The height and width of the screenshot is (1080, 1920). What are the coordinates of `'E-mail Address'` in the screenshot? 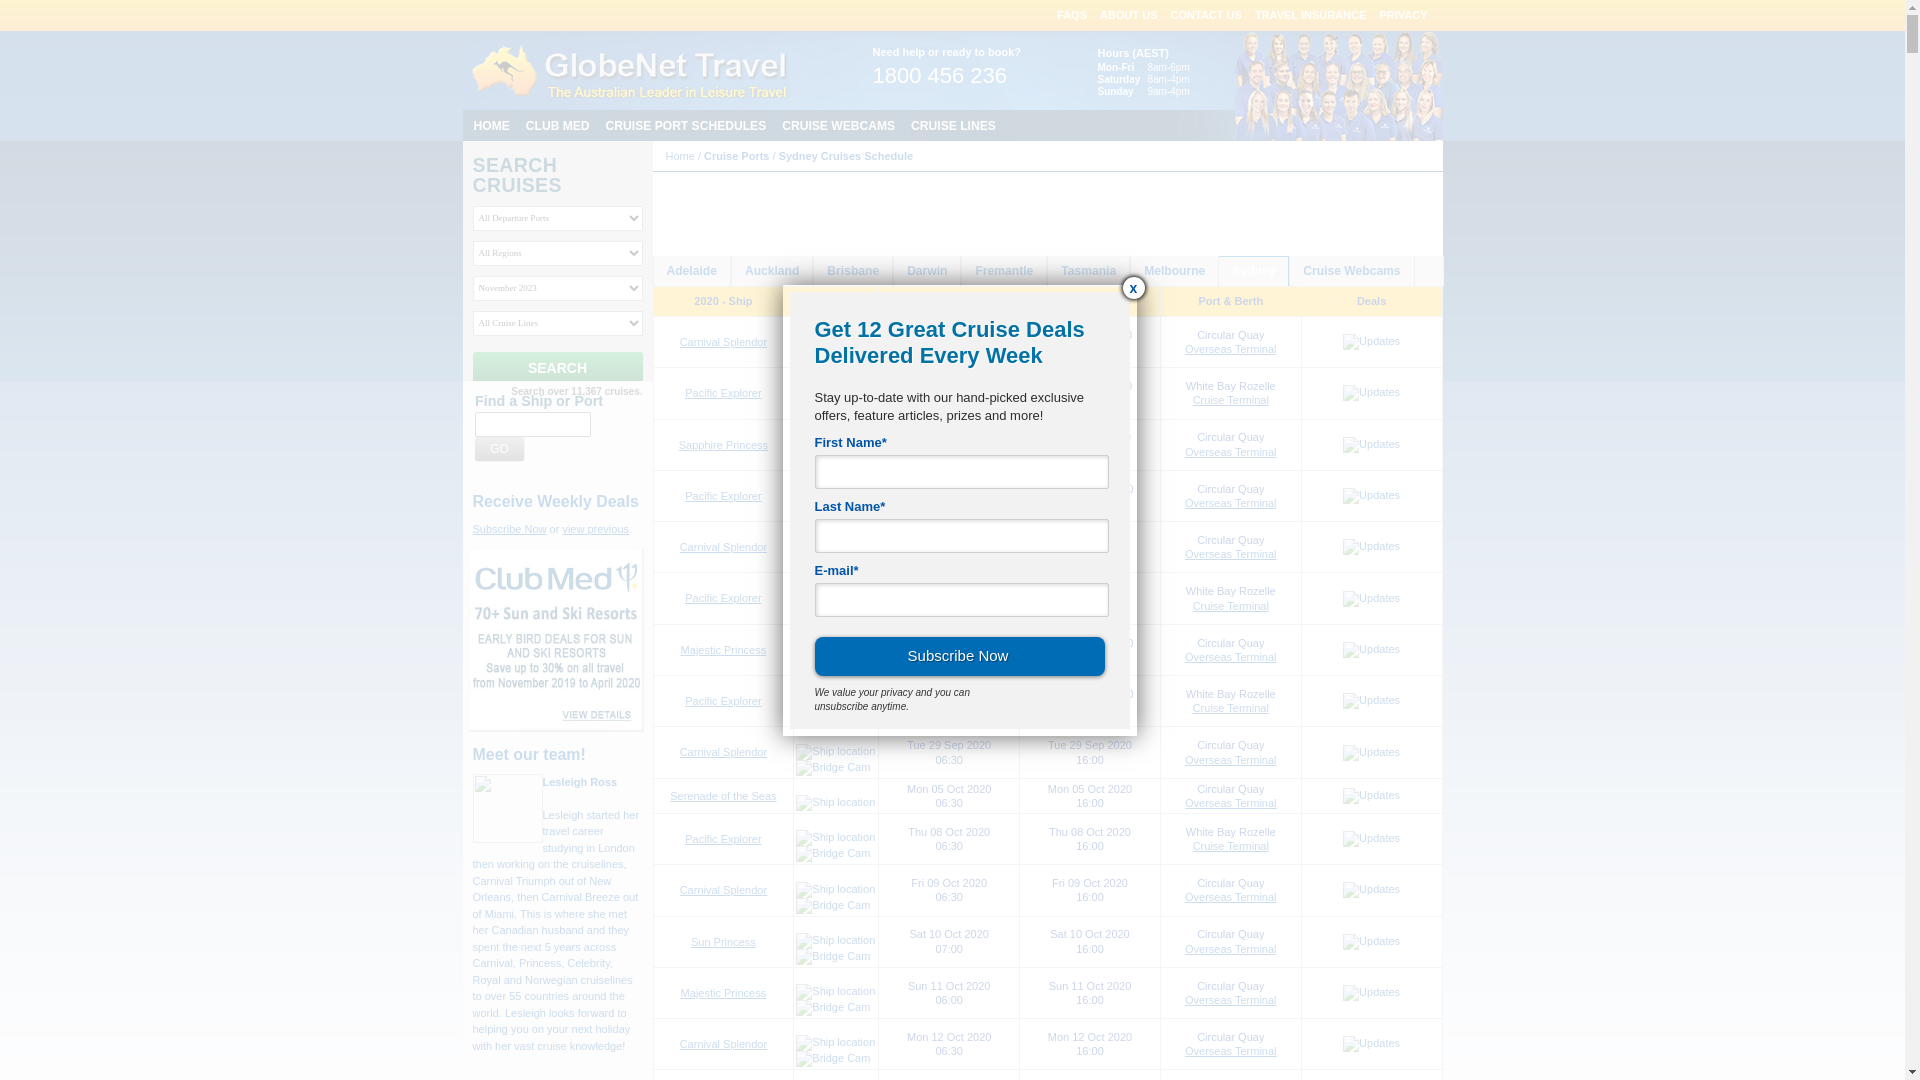 It's located at (960, 599).